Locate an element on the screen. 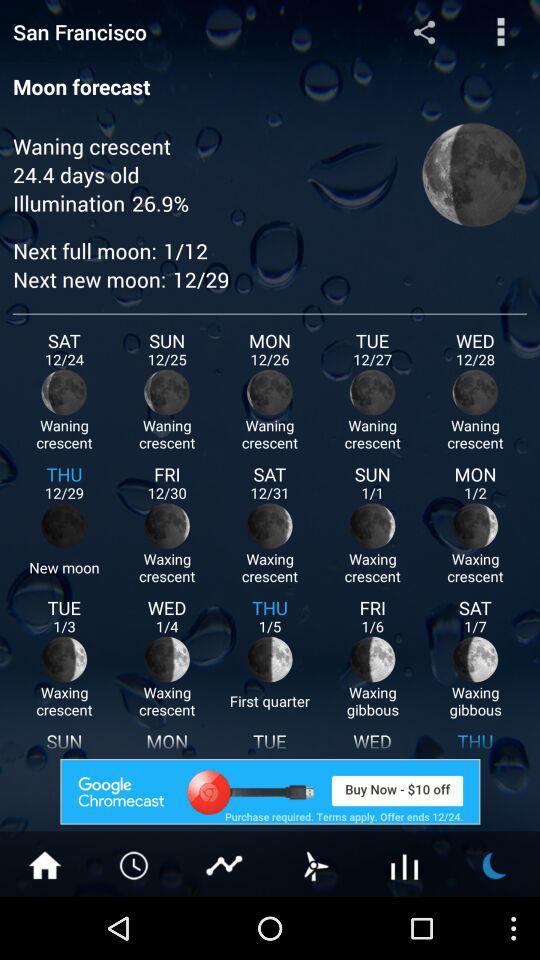 The image size is (540, 960). menu button is located at coordinates (500, 30).